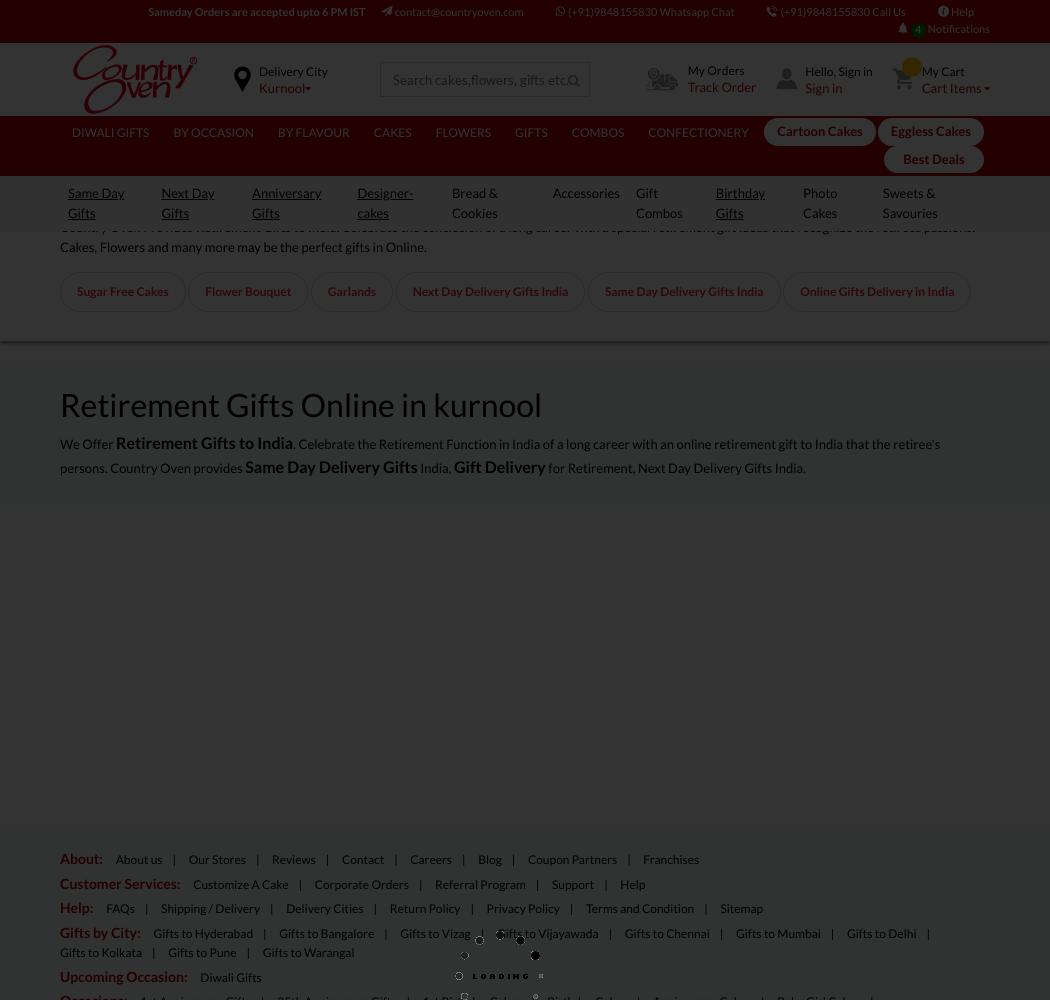 Image resolution: width=1050 pixels, height=1000 pixels. I want to click on 'Photo Cakes', so click(802, 201).